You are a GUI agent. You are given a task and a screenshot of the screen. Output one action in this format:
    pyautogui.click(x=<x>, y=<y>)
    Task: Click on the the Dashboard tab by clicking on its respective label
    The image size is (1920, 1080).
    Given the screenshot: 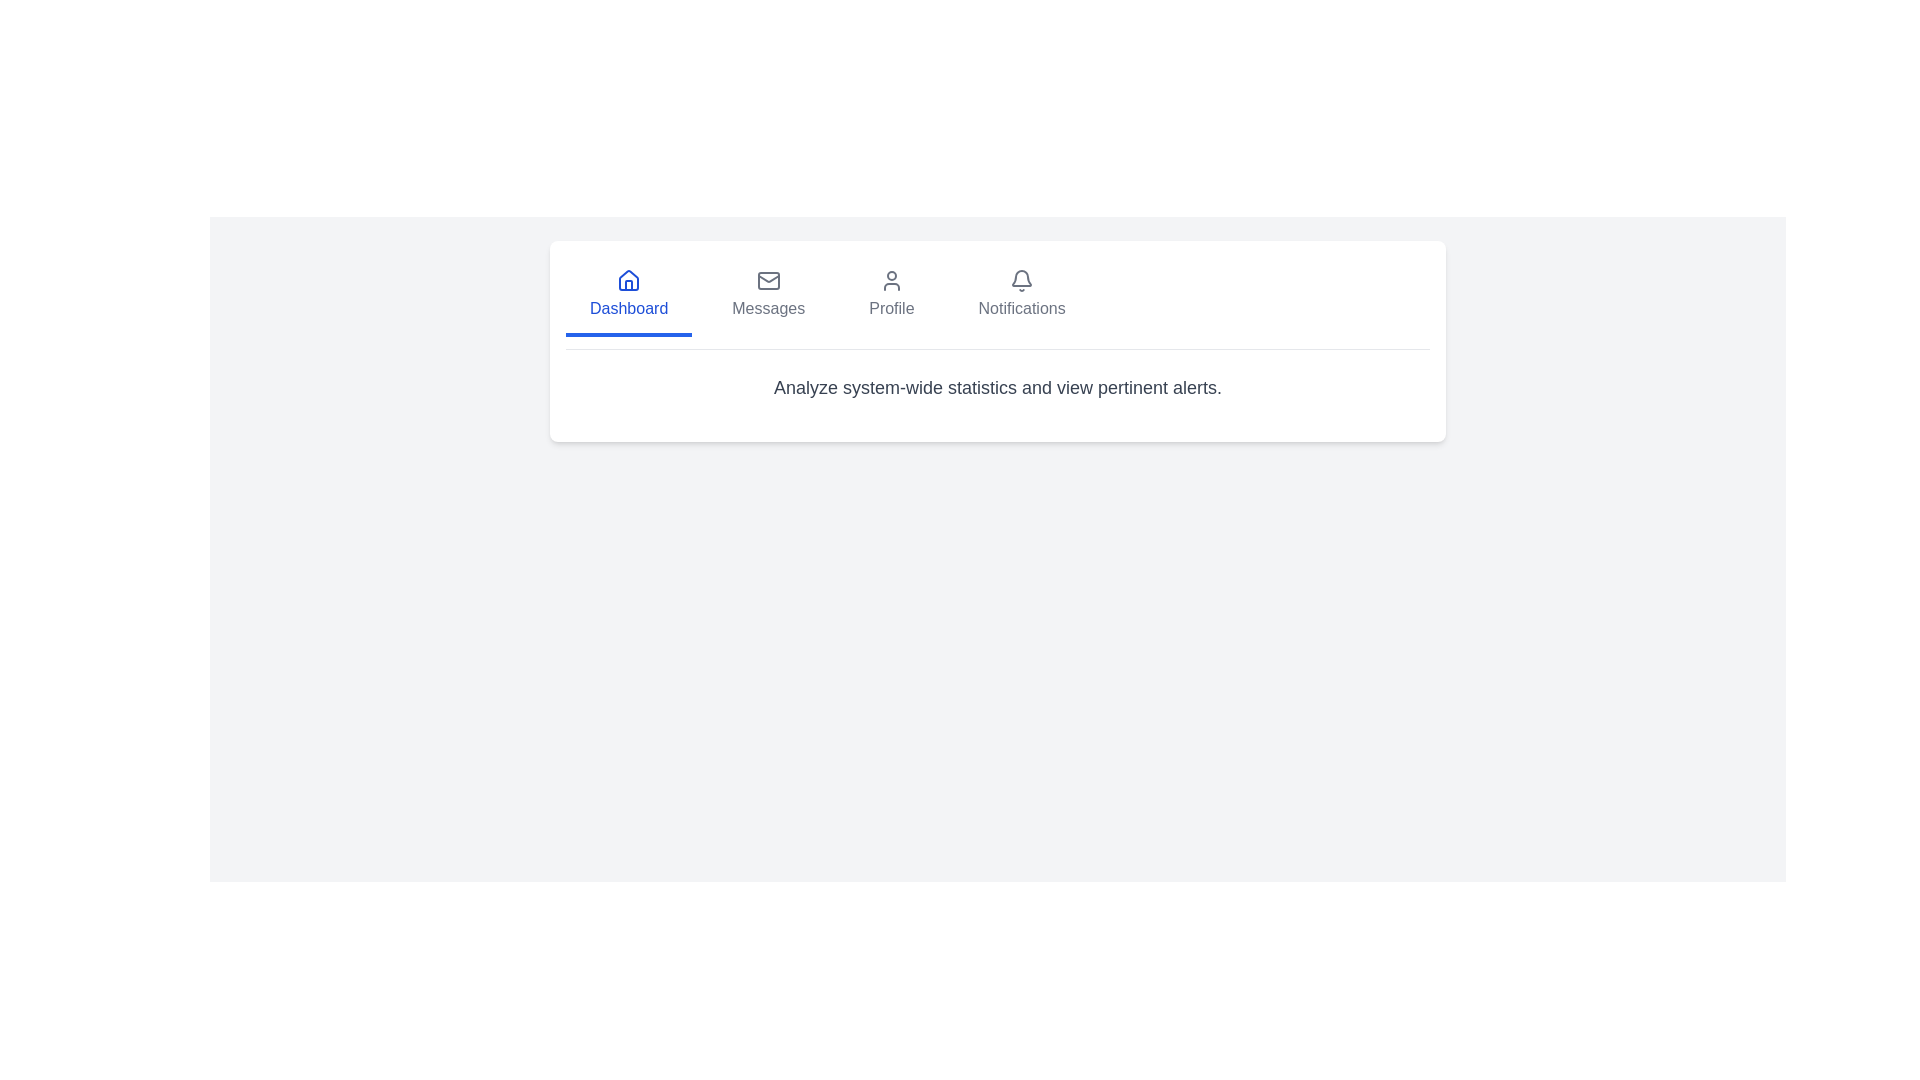 What is the action you would take?
    pyautogui.click(x=627, y=297)
    